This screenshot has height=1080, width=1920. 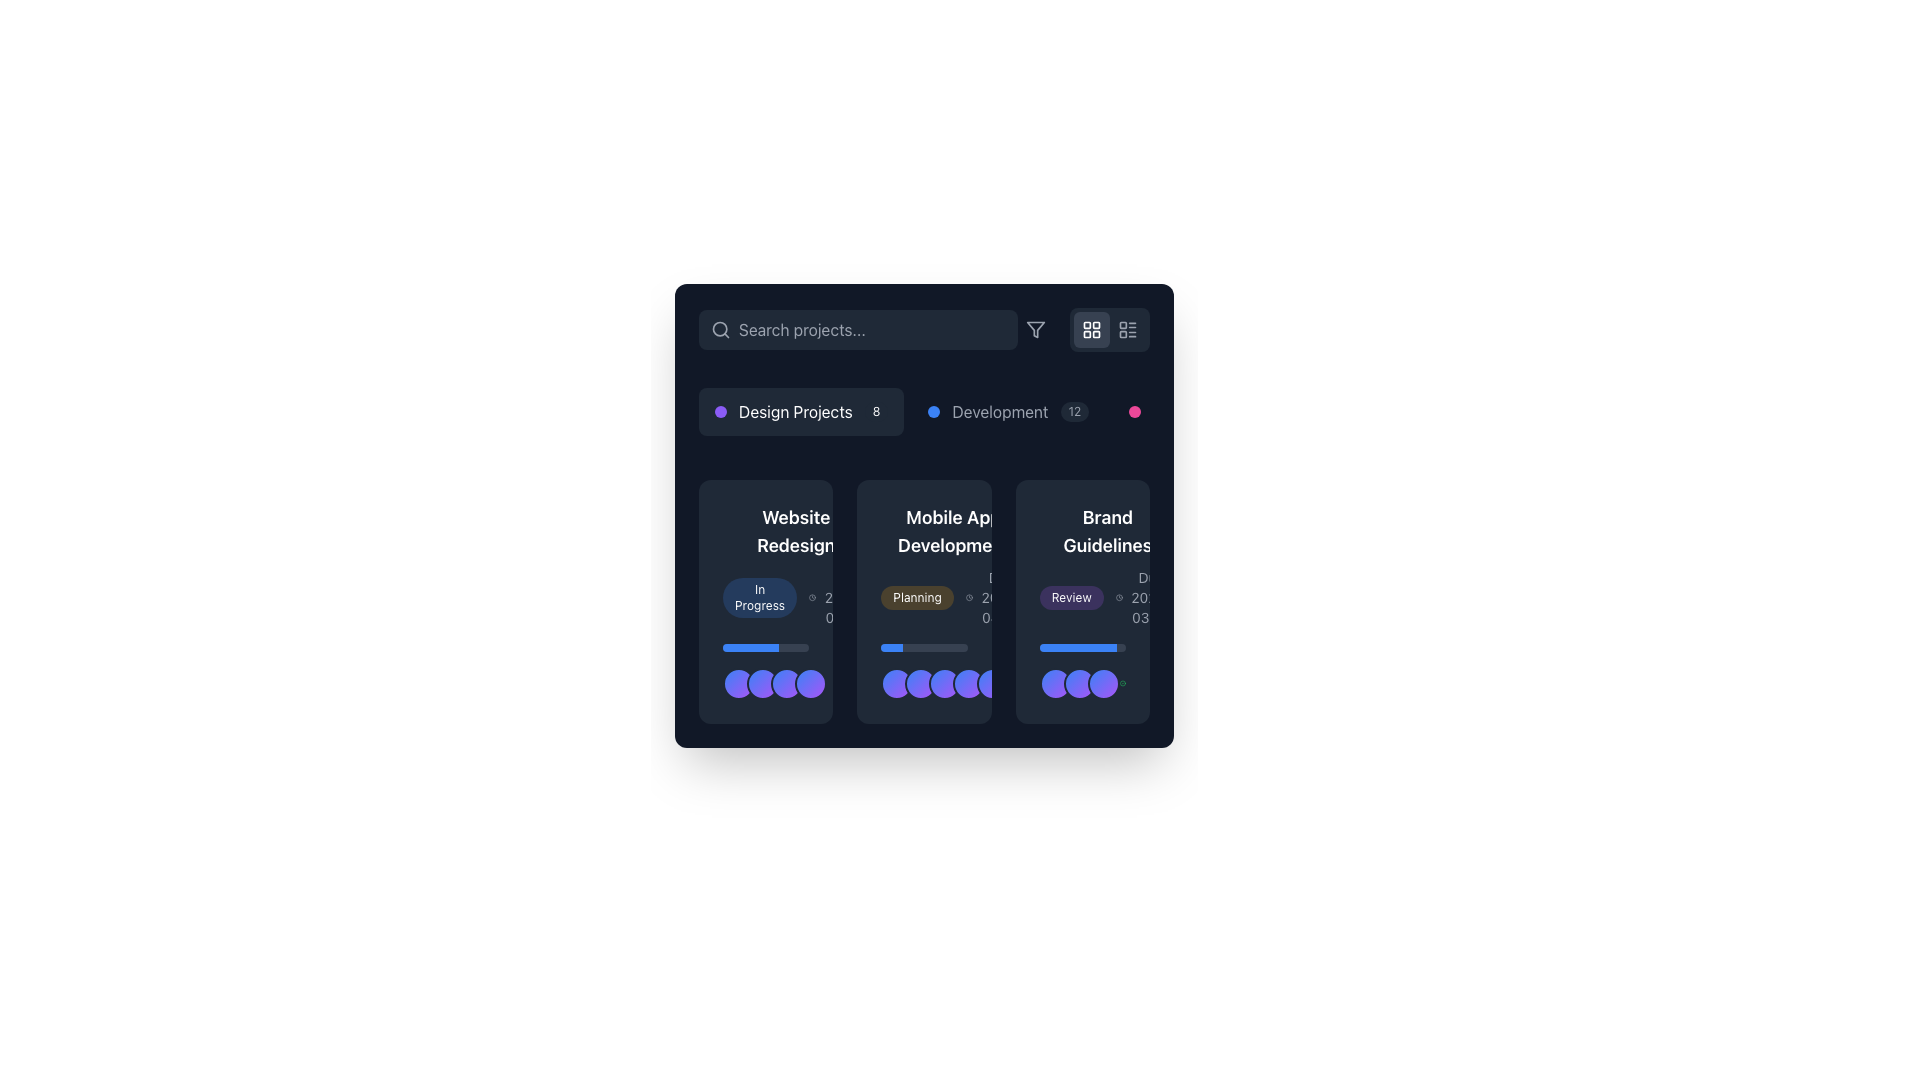 I want to click on the leftmost circular Decorative Icon, which features a blue to purple gradient and a gray border, located at the bottom section of the leftmost card in a set of three horizontally aligned cards, so click(x=738, y=682).